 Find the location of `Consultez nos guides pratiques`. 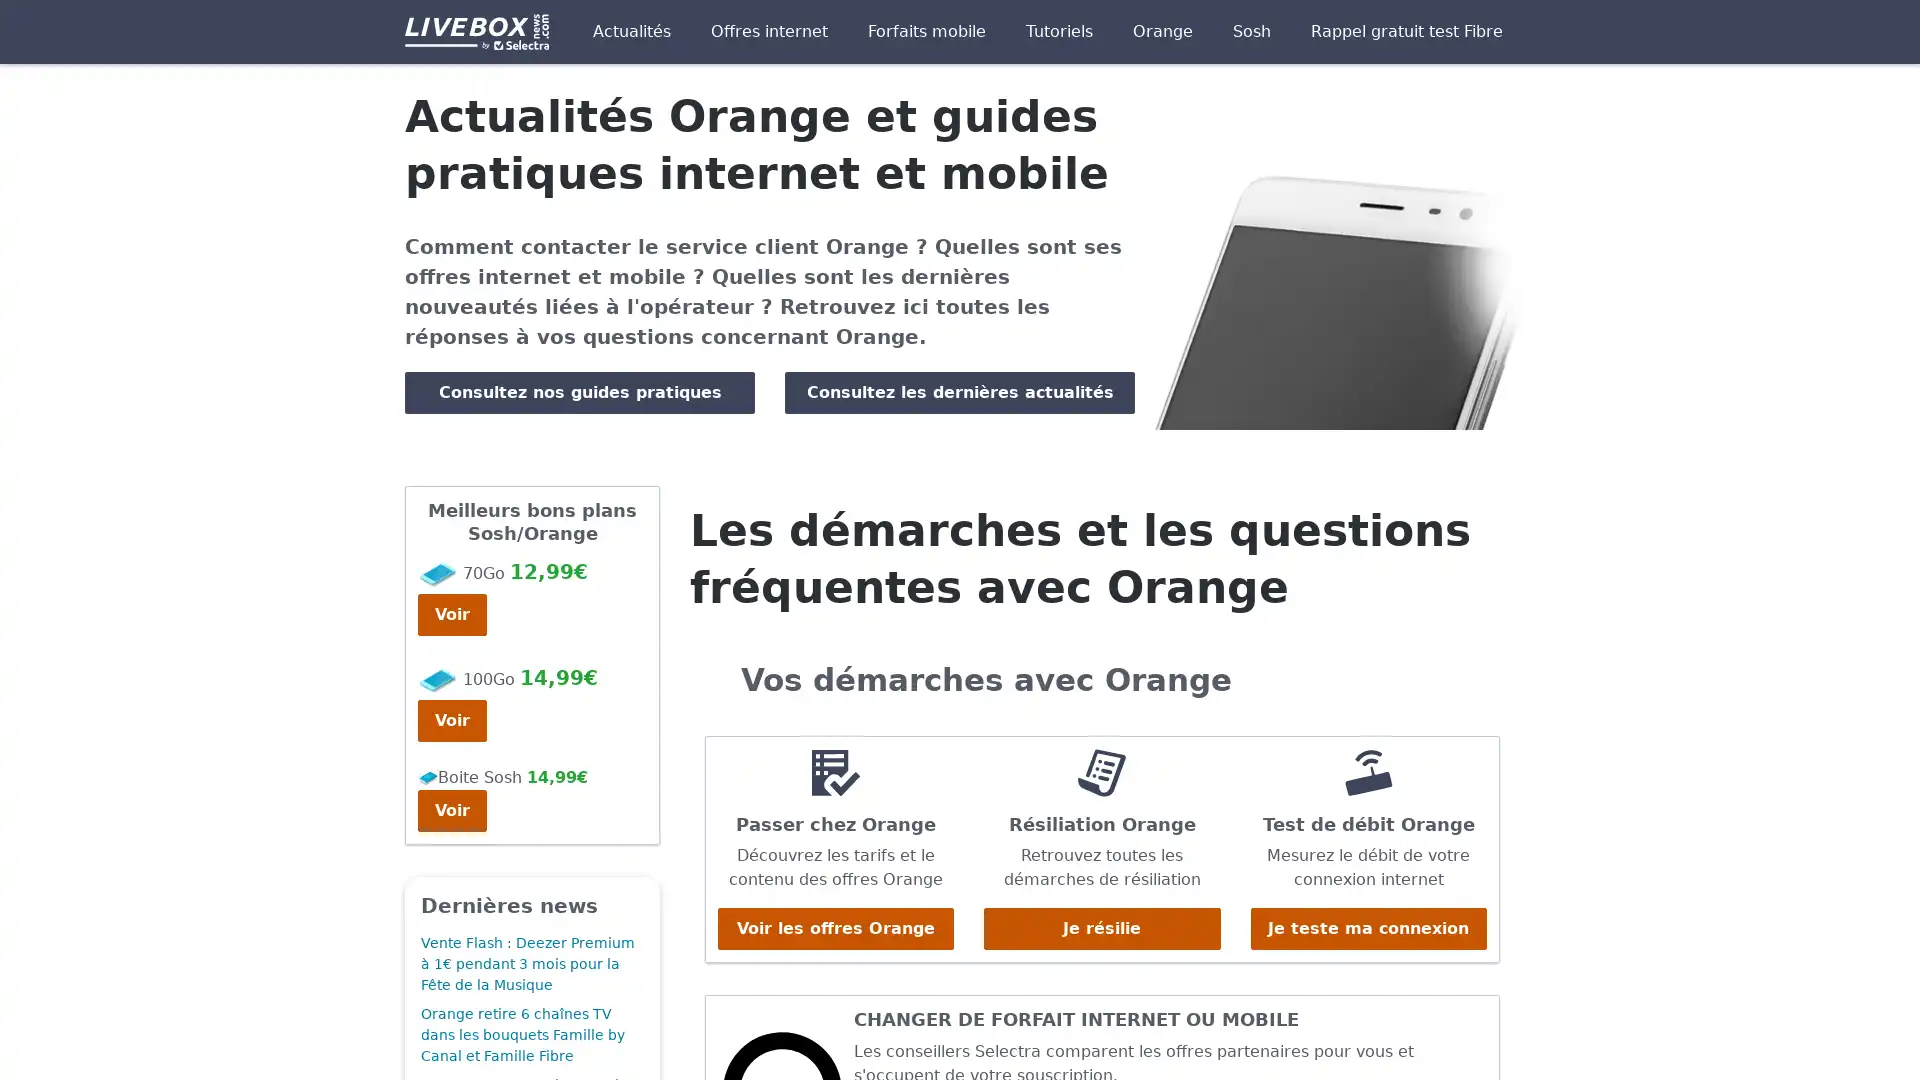

Consultez nos guides pratiques is located at coordinates (579, 392).